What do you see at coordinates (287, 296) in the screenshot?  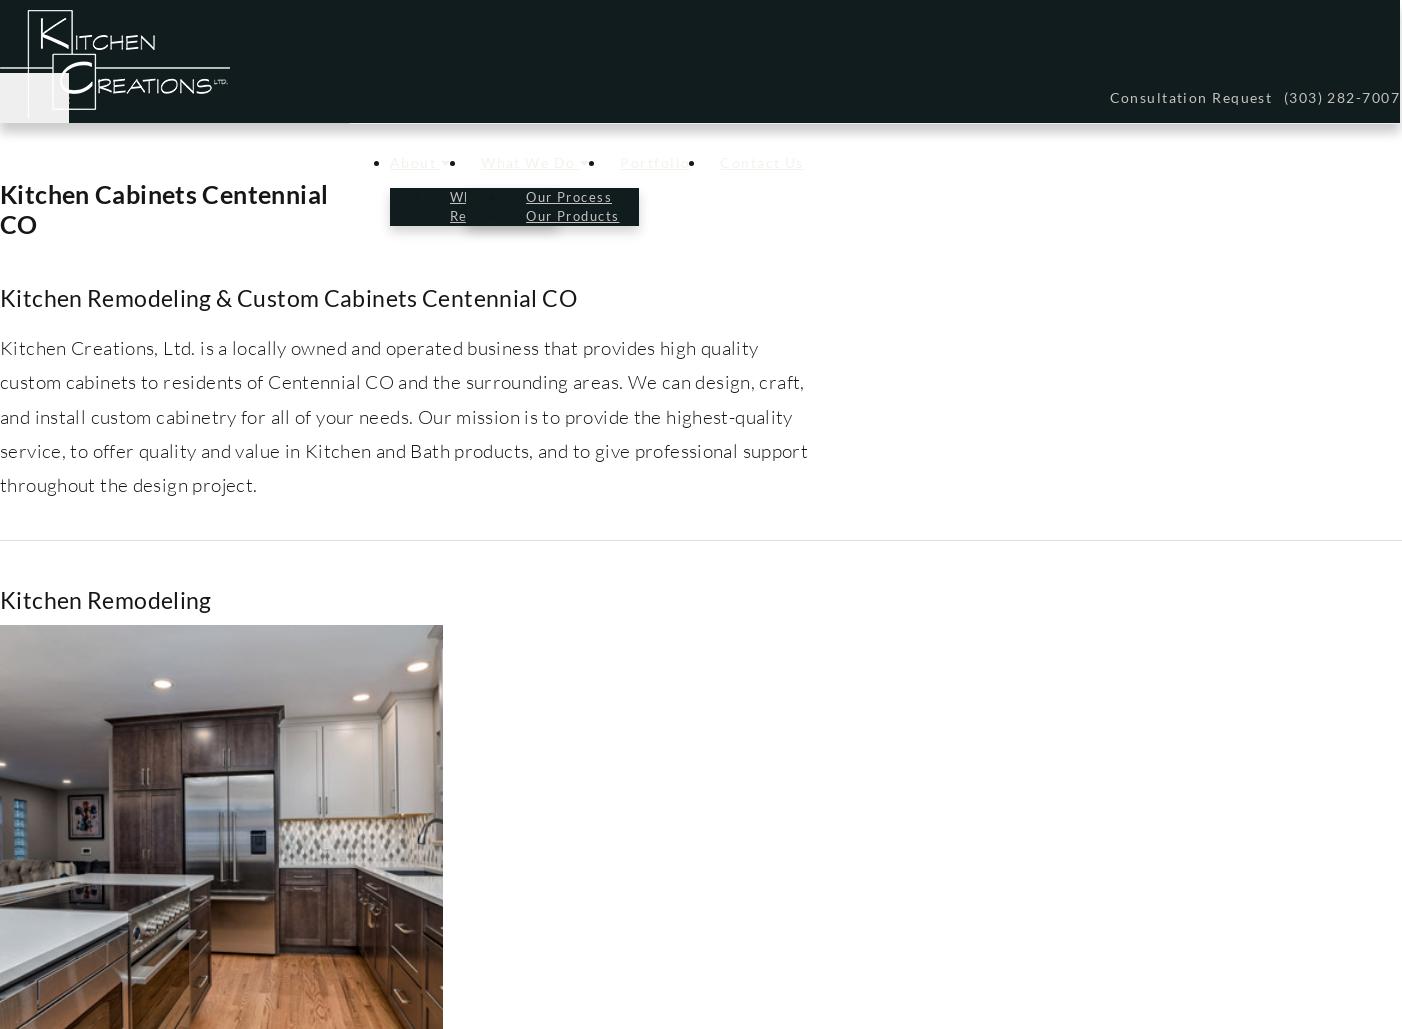 I see `'Kitchen Remodeling & Custom Cabinets Centennial CO'` at bounding box center [287, 296].